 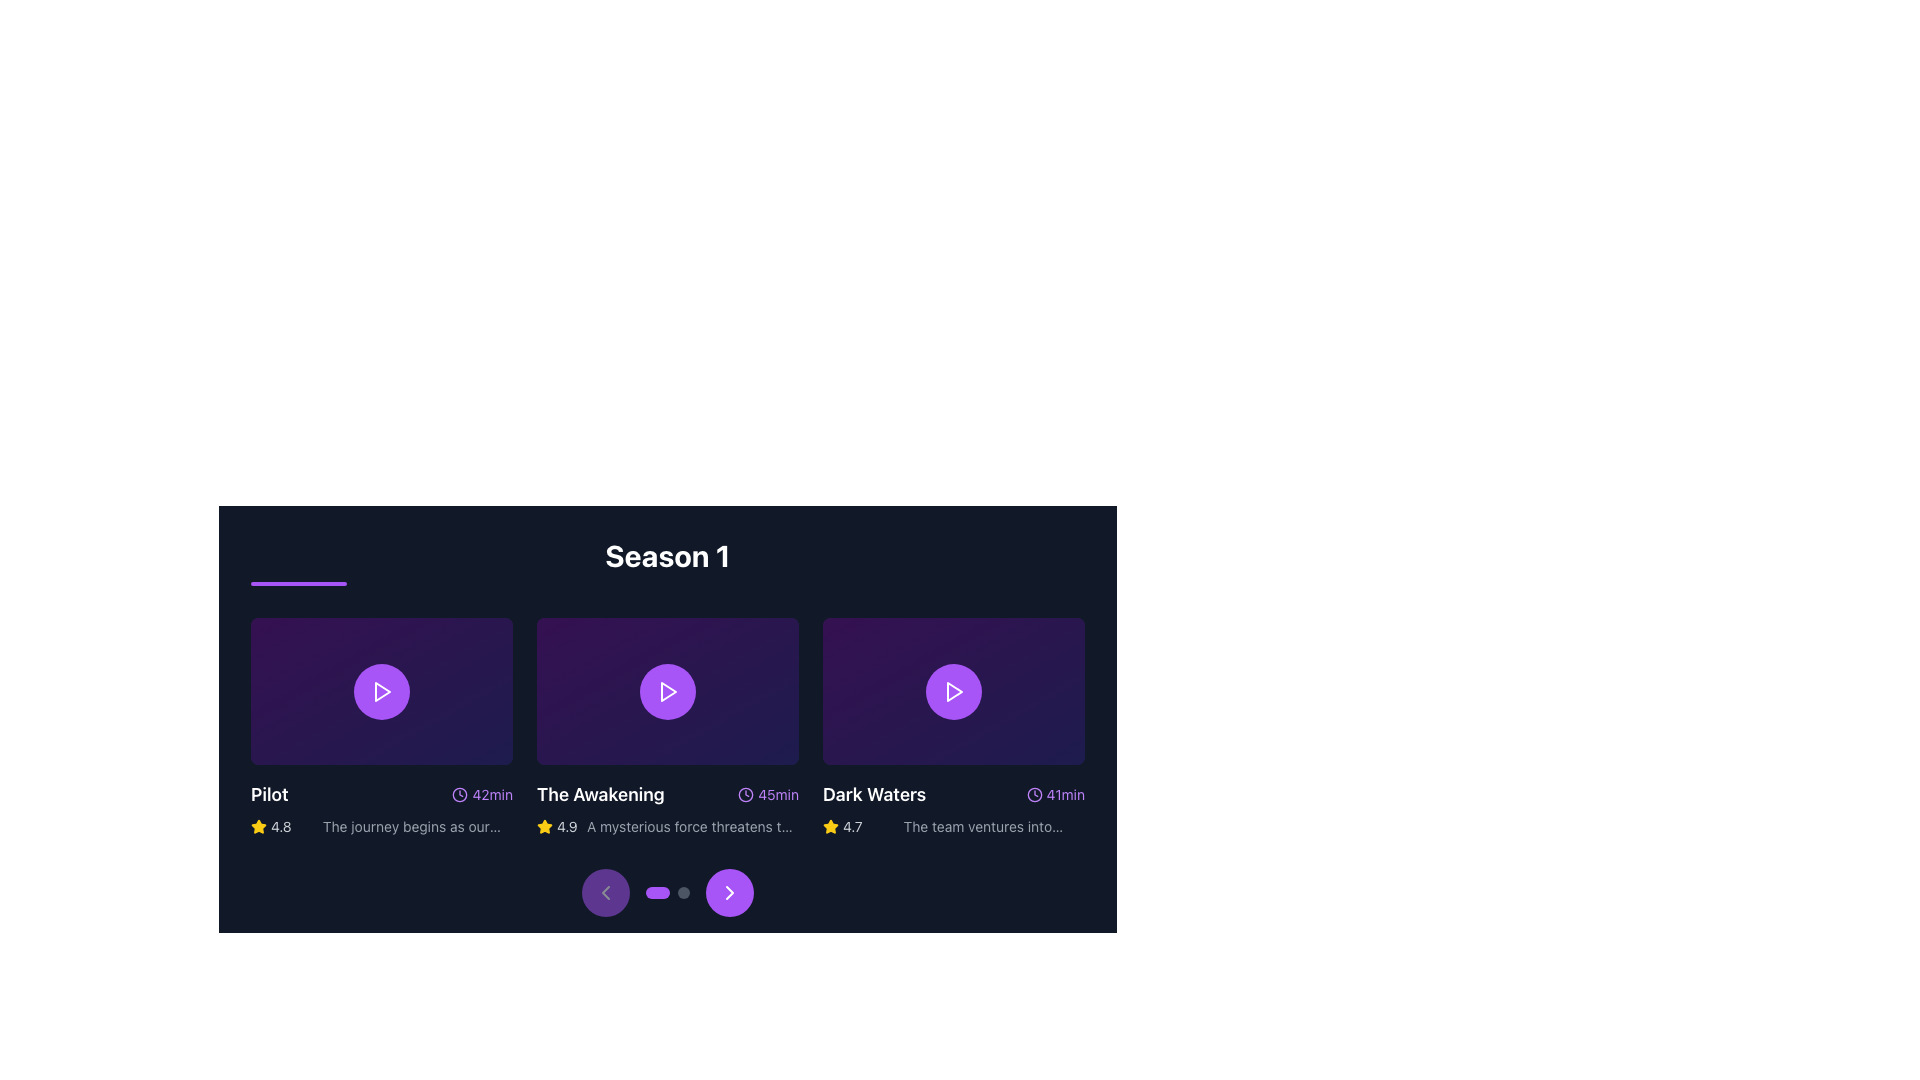 What do you see at coordinates (728, 892) in the screenshot?
I see `the Chevron Arrow icon located at the bottom center of the interface` at bounding box center [728, 892].